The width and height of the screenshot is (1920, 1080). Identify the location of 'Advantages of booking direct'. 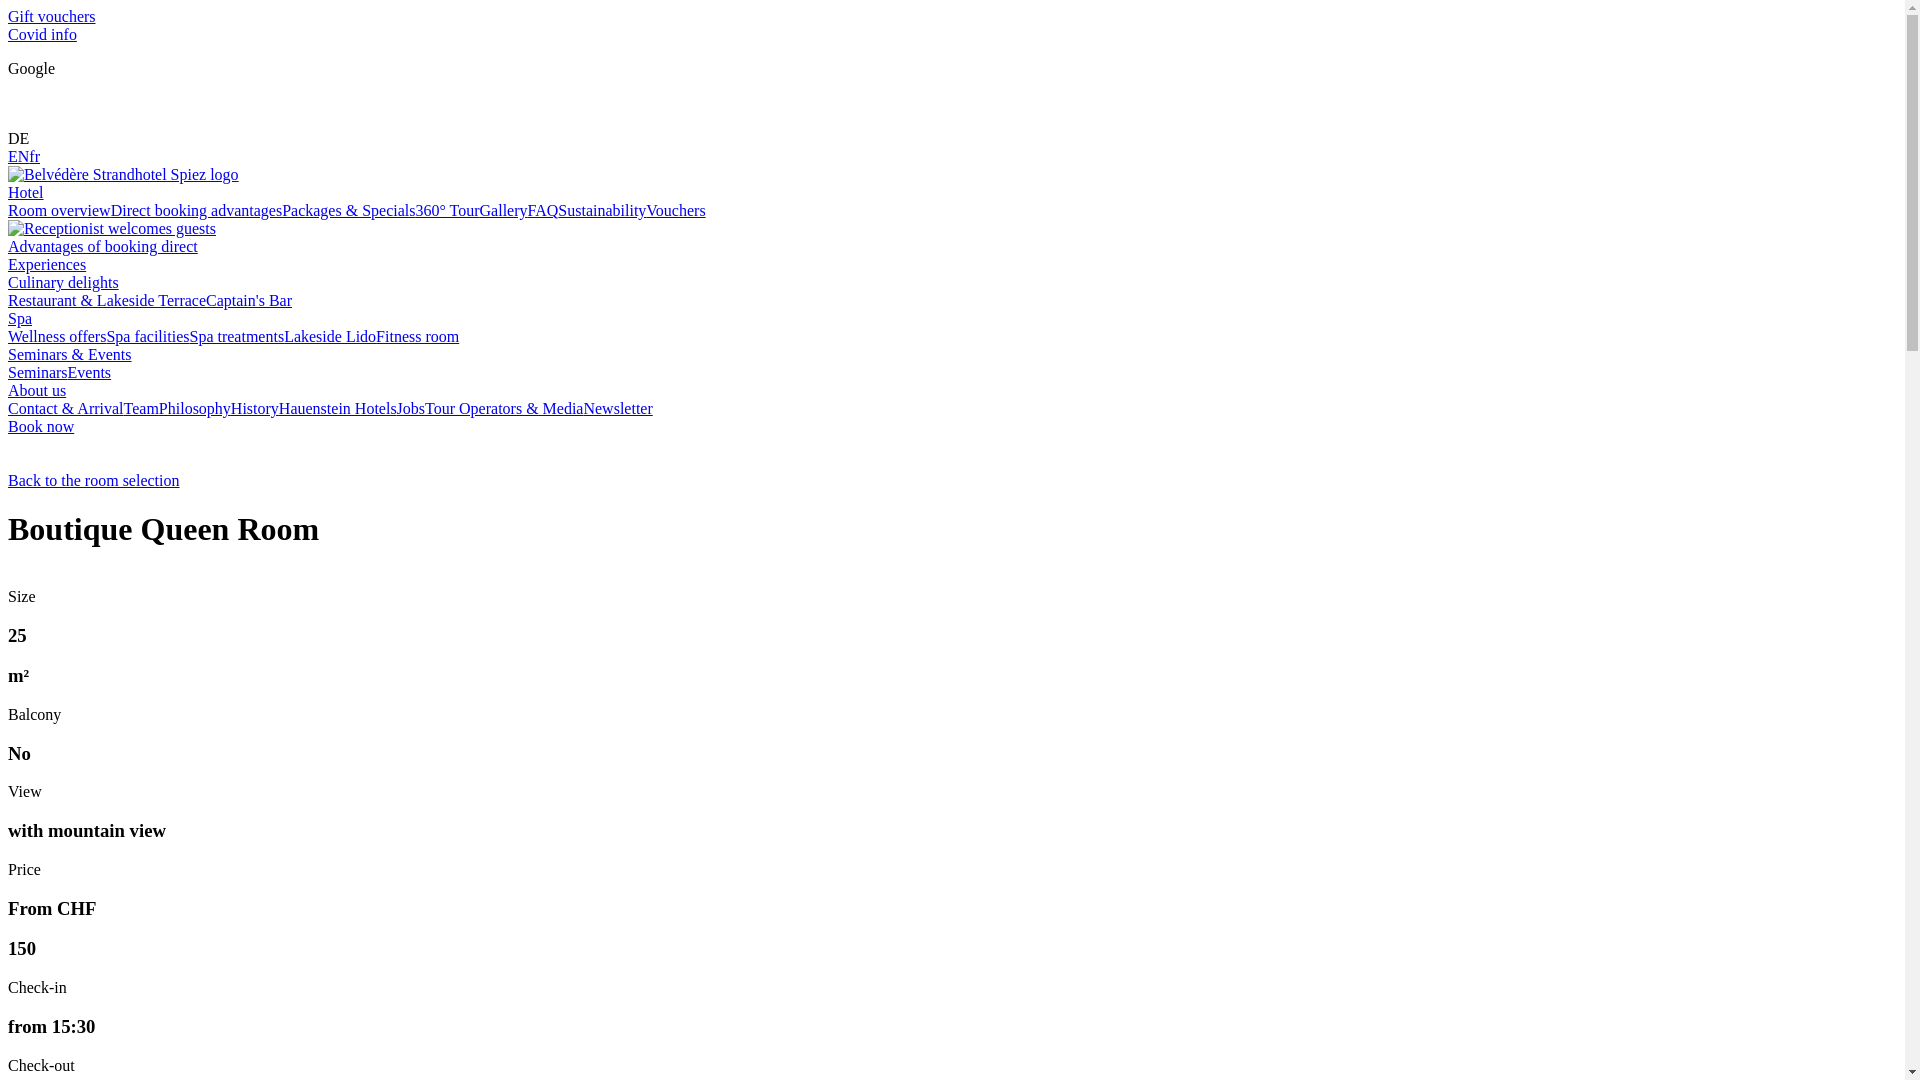
(951, 237).